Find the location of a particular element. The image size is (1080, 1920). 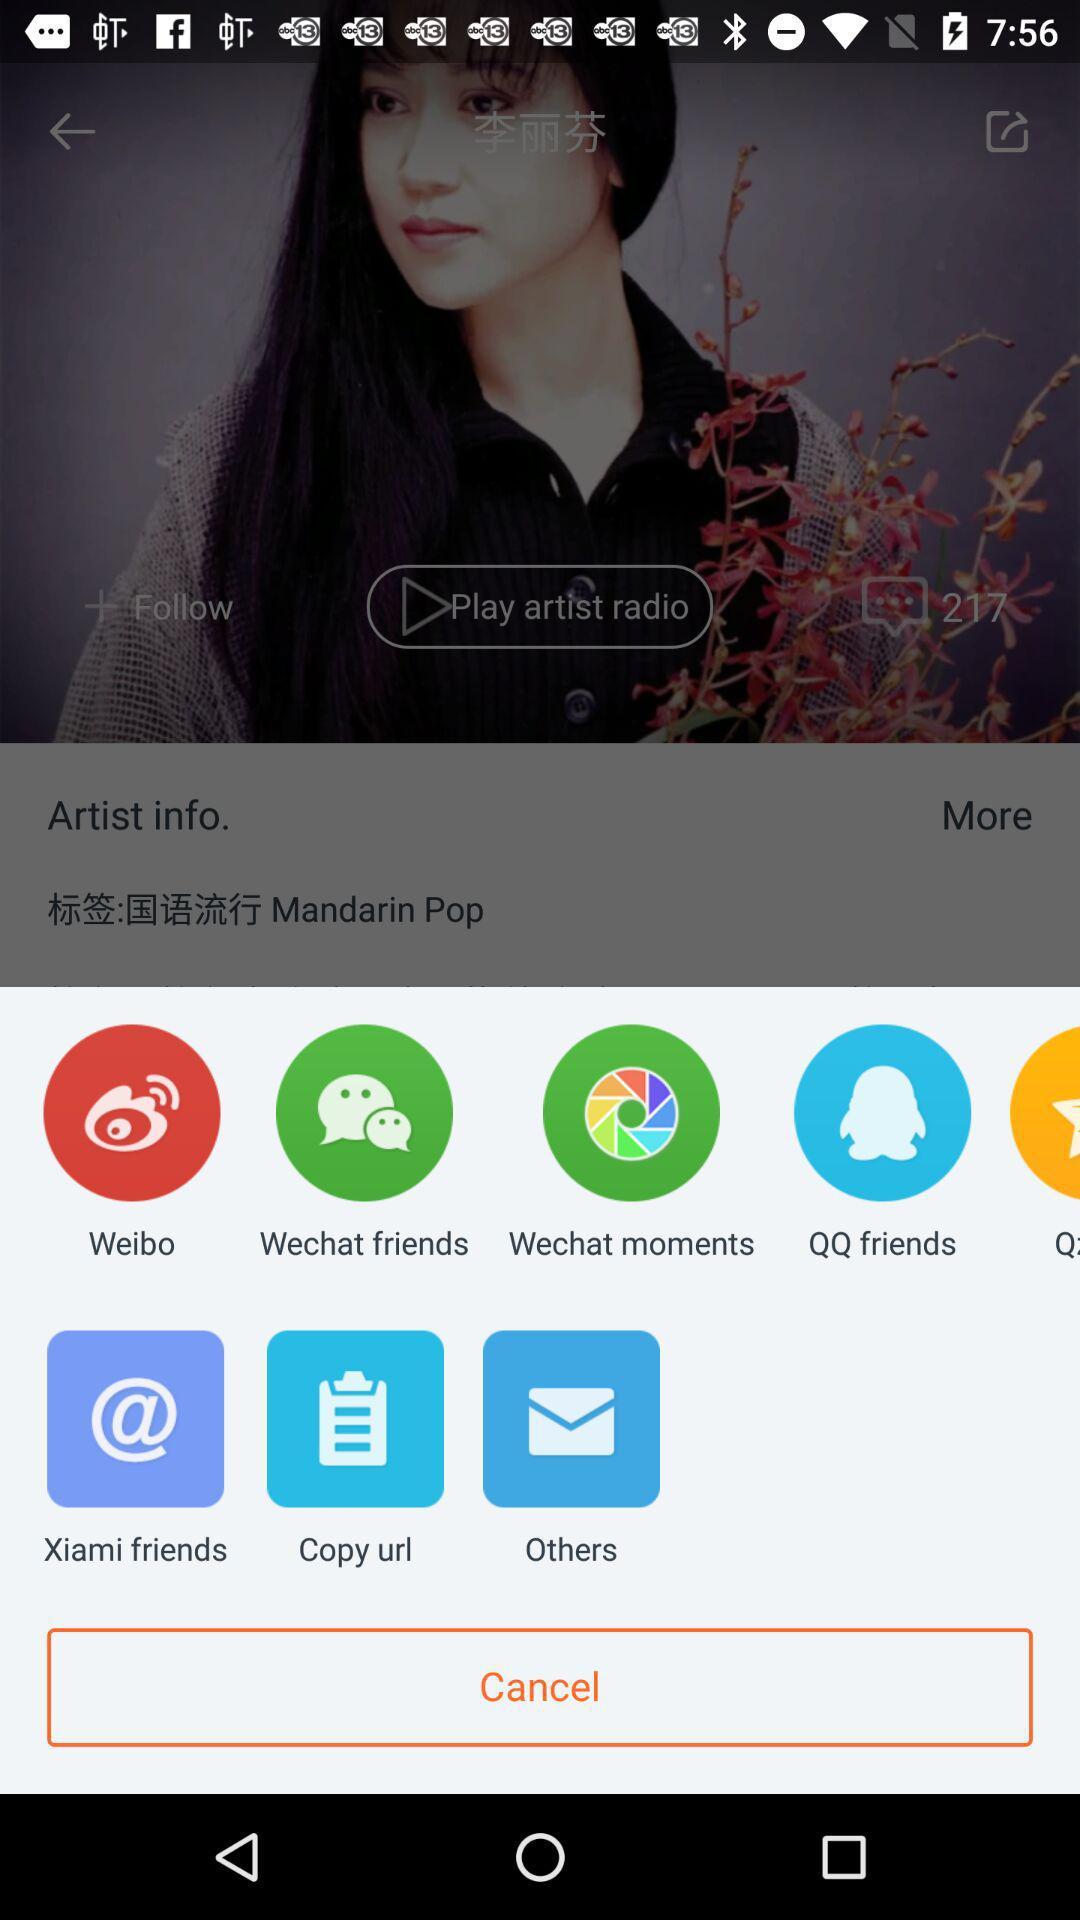

the app next to others icon is located at coordinates (354, 1450).